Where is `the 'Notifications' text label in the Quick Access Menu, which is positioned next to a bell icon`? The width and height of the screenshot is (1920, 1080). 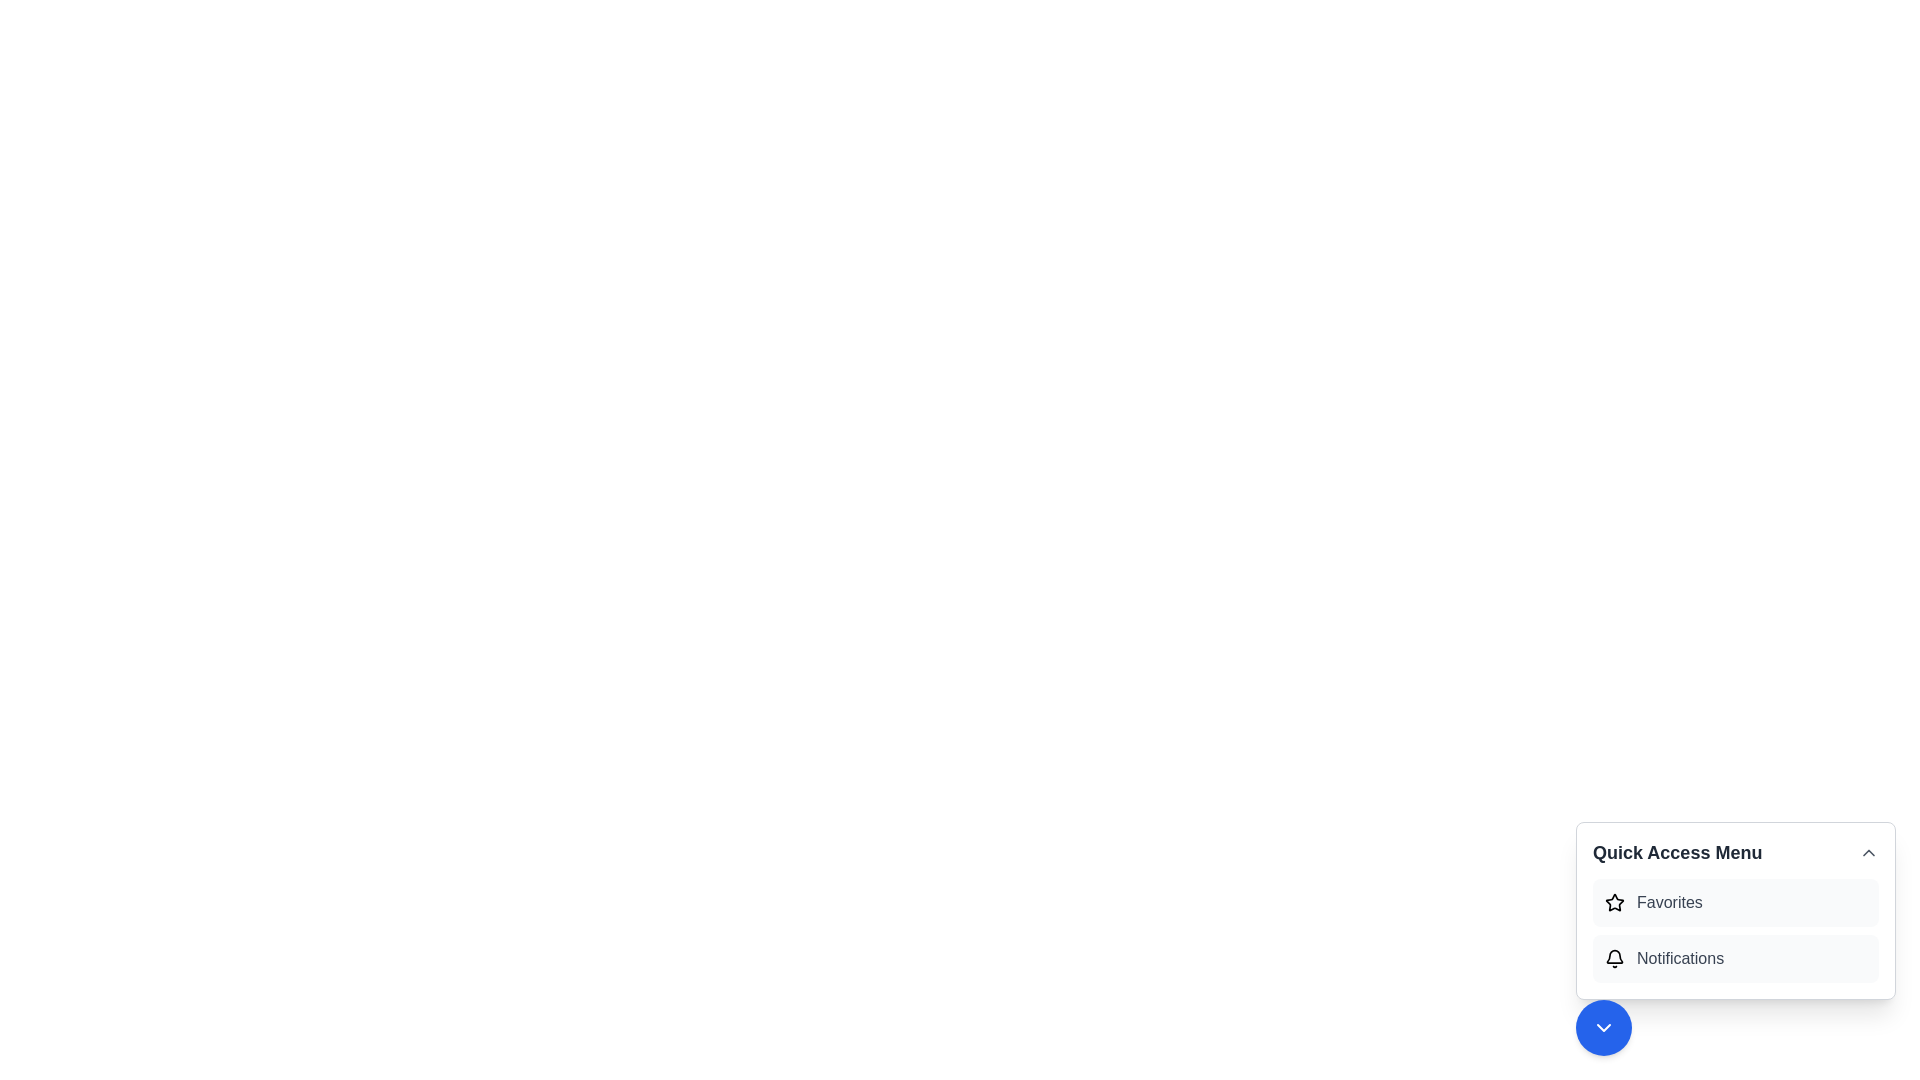
the 'Notifications' text label in the Quick Access Menu, which is positioned next to a bell icon is located at coordinates (1680, 958).